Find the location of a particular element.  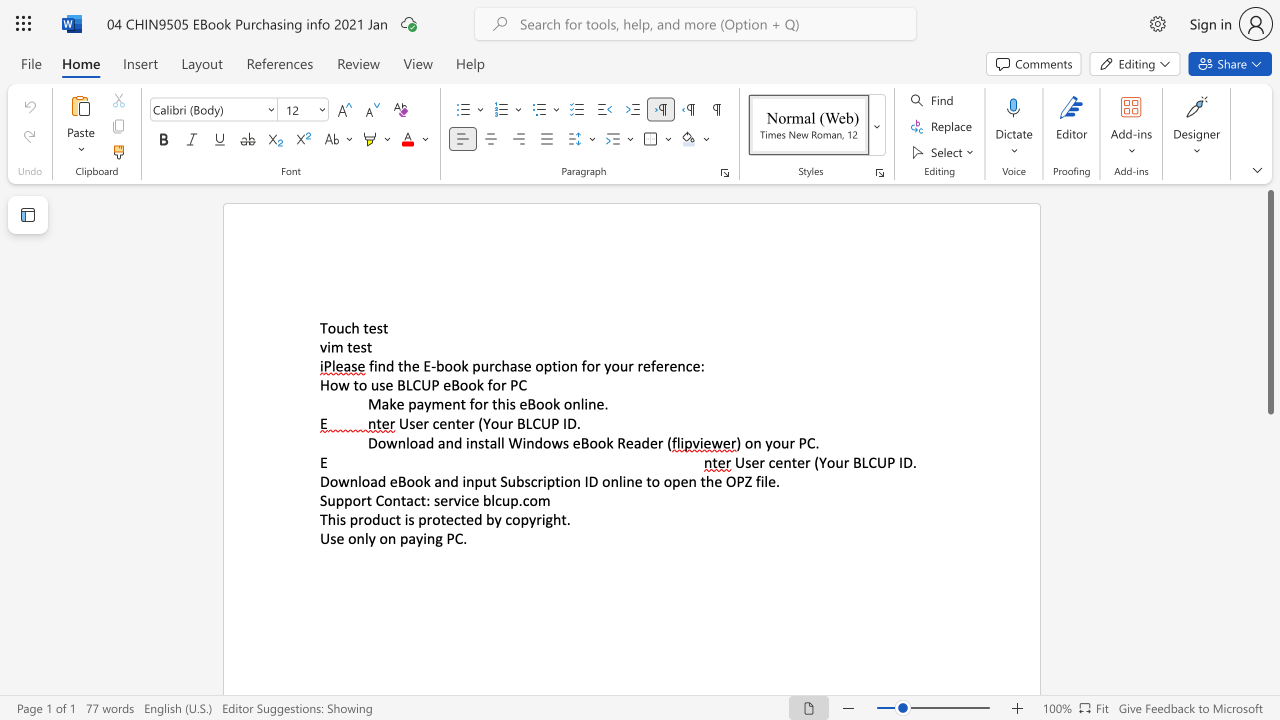

the 1th character "k" in the text is located at coordinates (392, 404).